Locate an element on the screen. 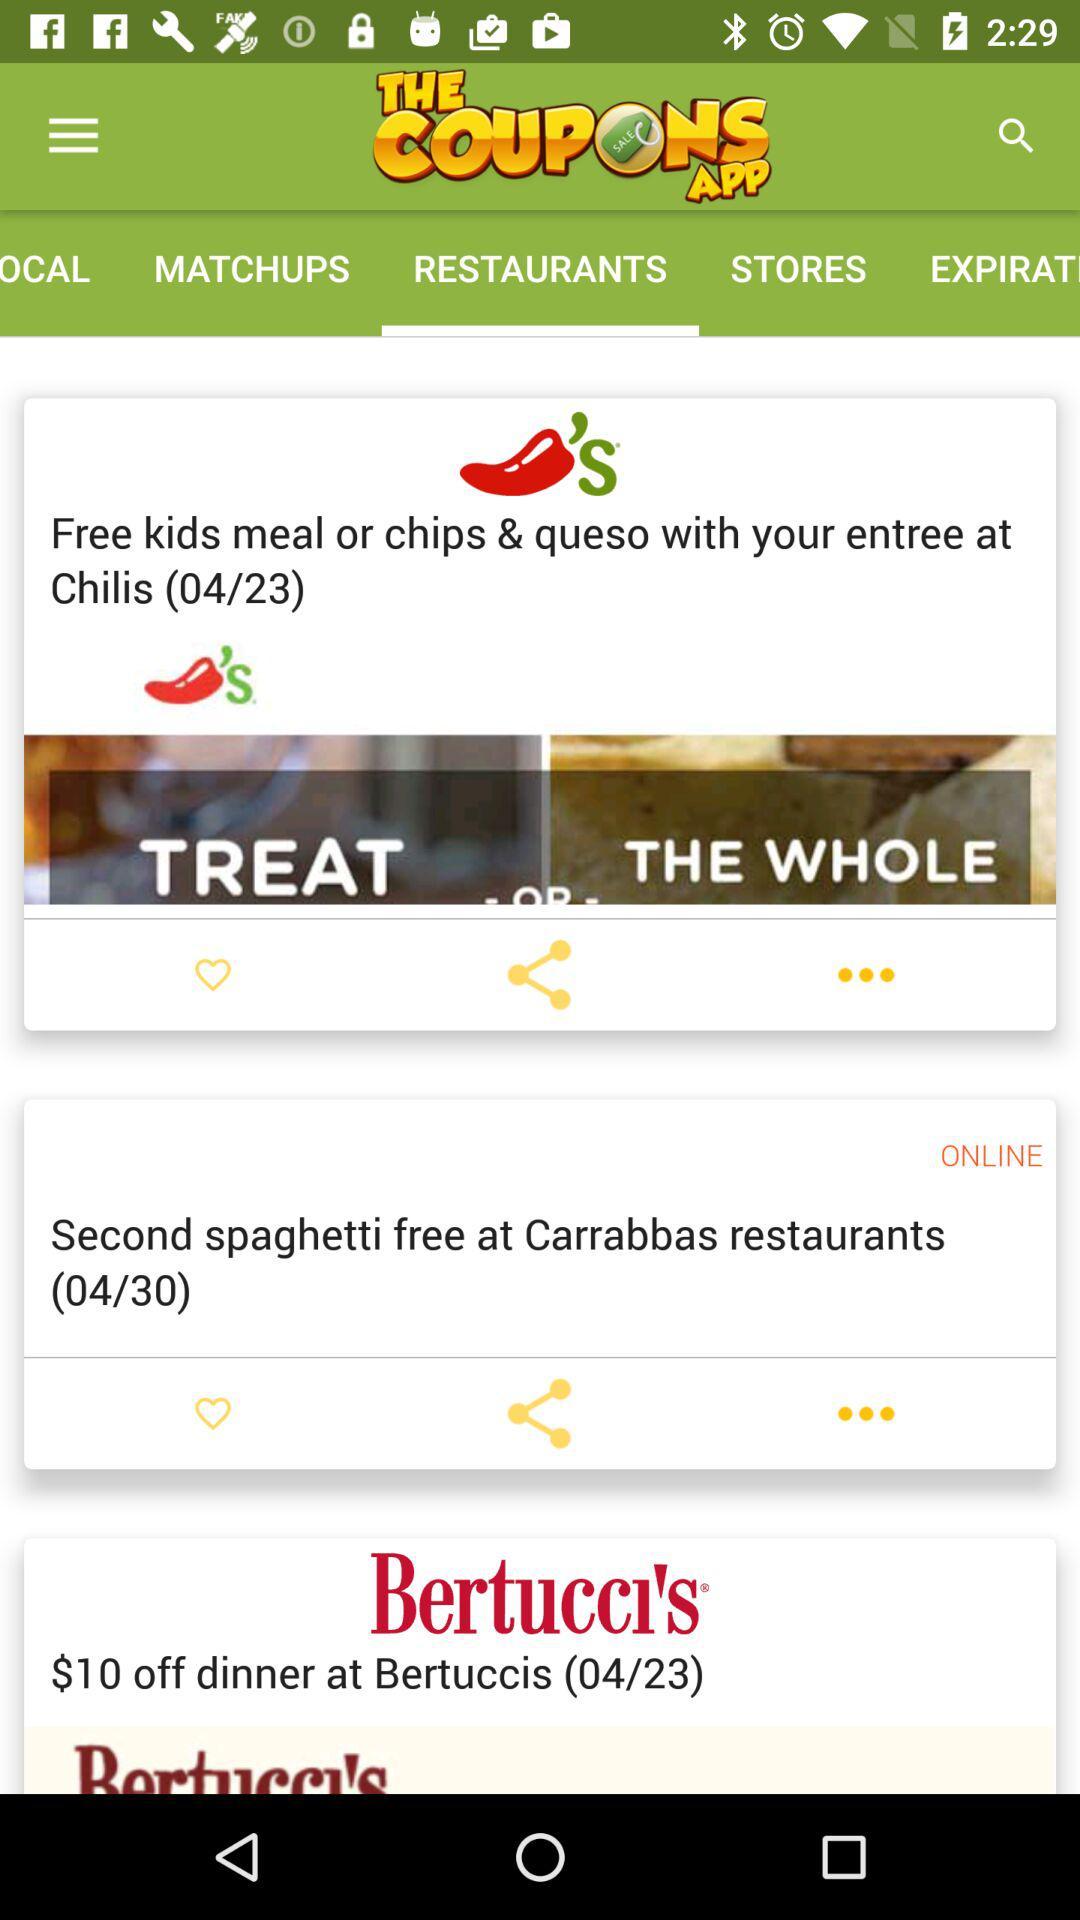 This screenshot has height=1920, width=1080. like post is located at coordinates (212, 1412).